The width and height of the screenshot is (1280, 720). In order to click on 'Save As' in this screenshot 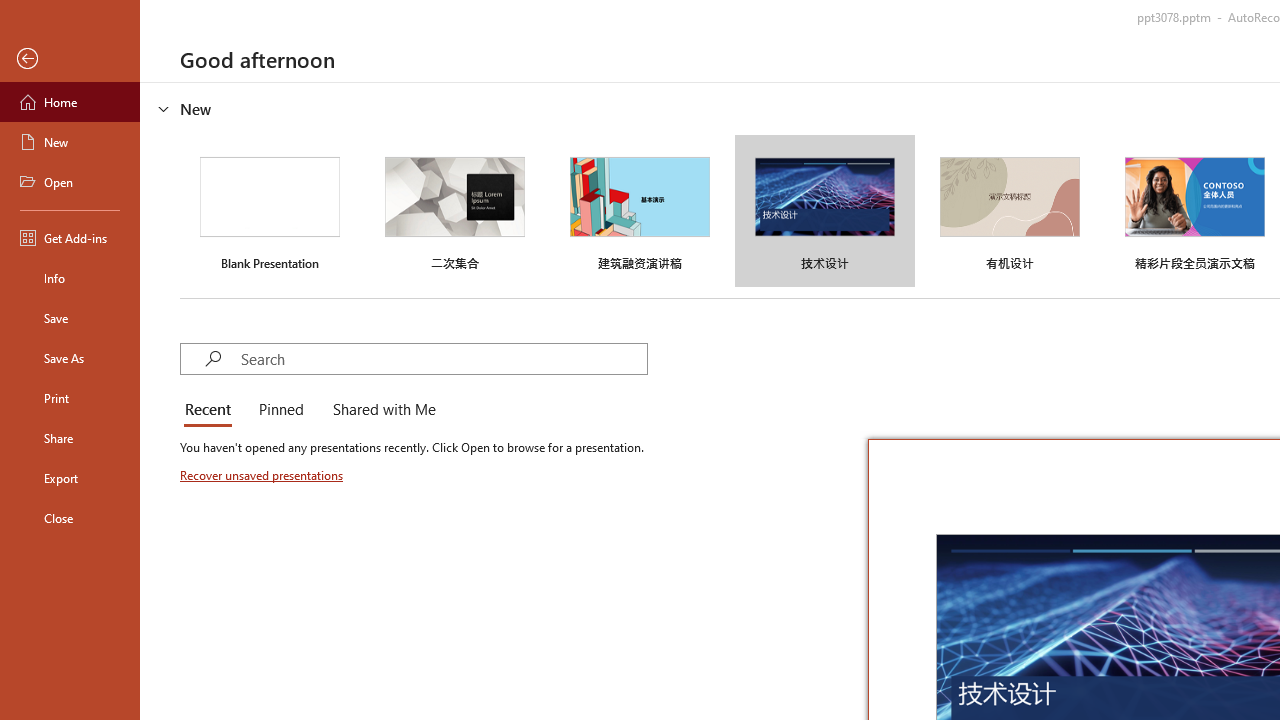, I will do `click(69, 356)`.